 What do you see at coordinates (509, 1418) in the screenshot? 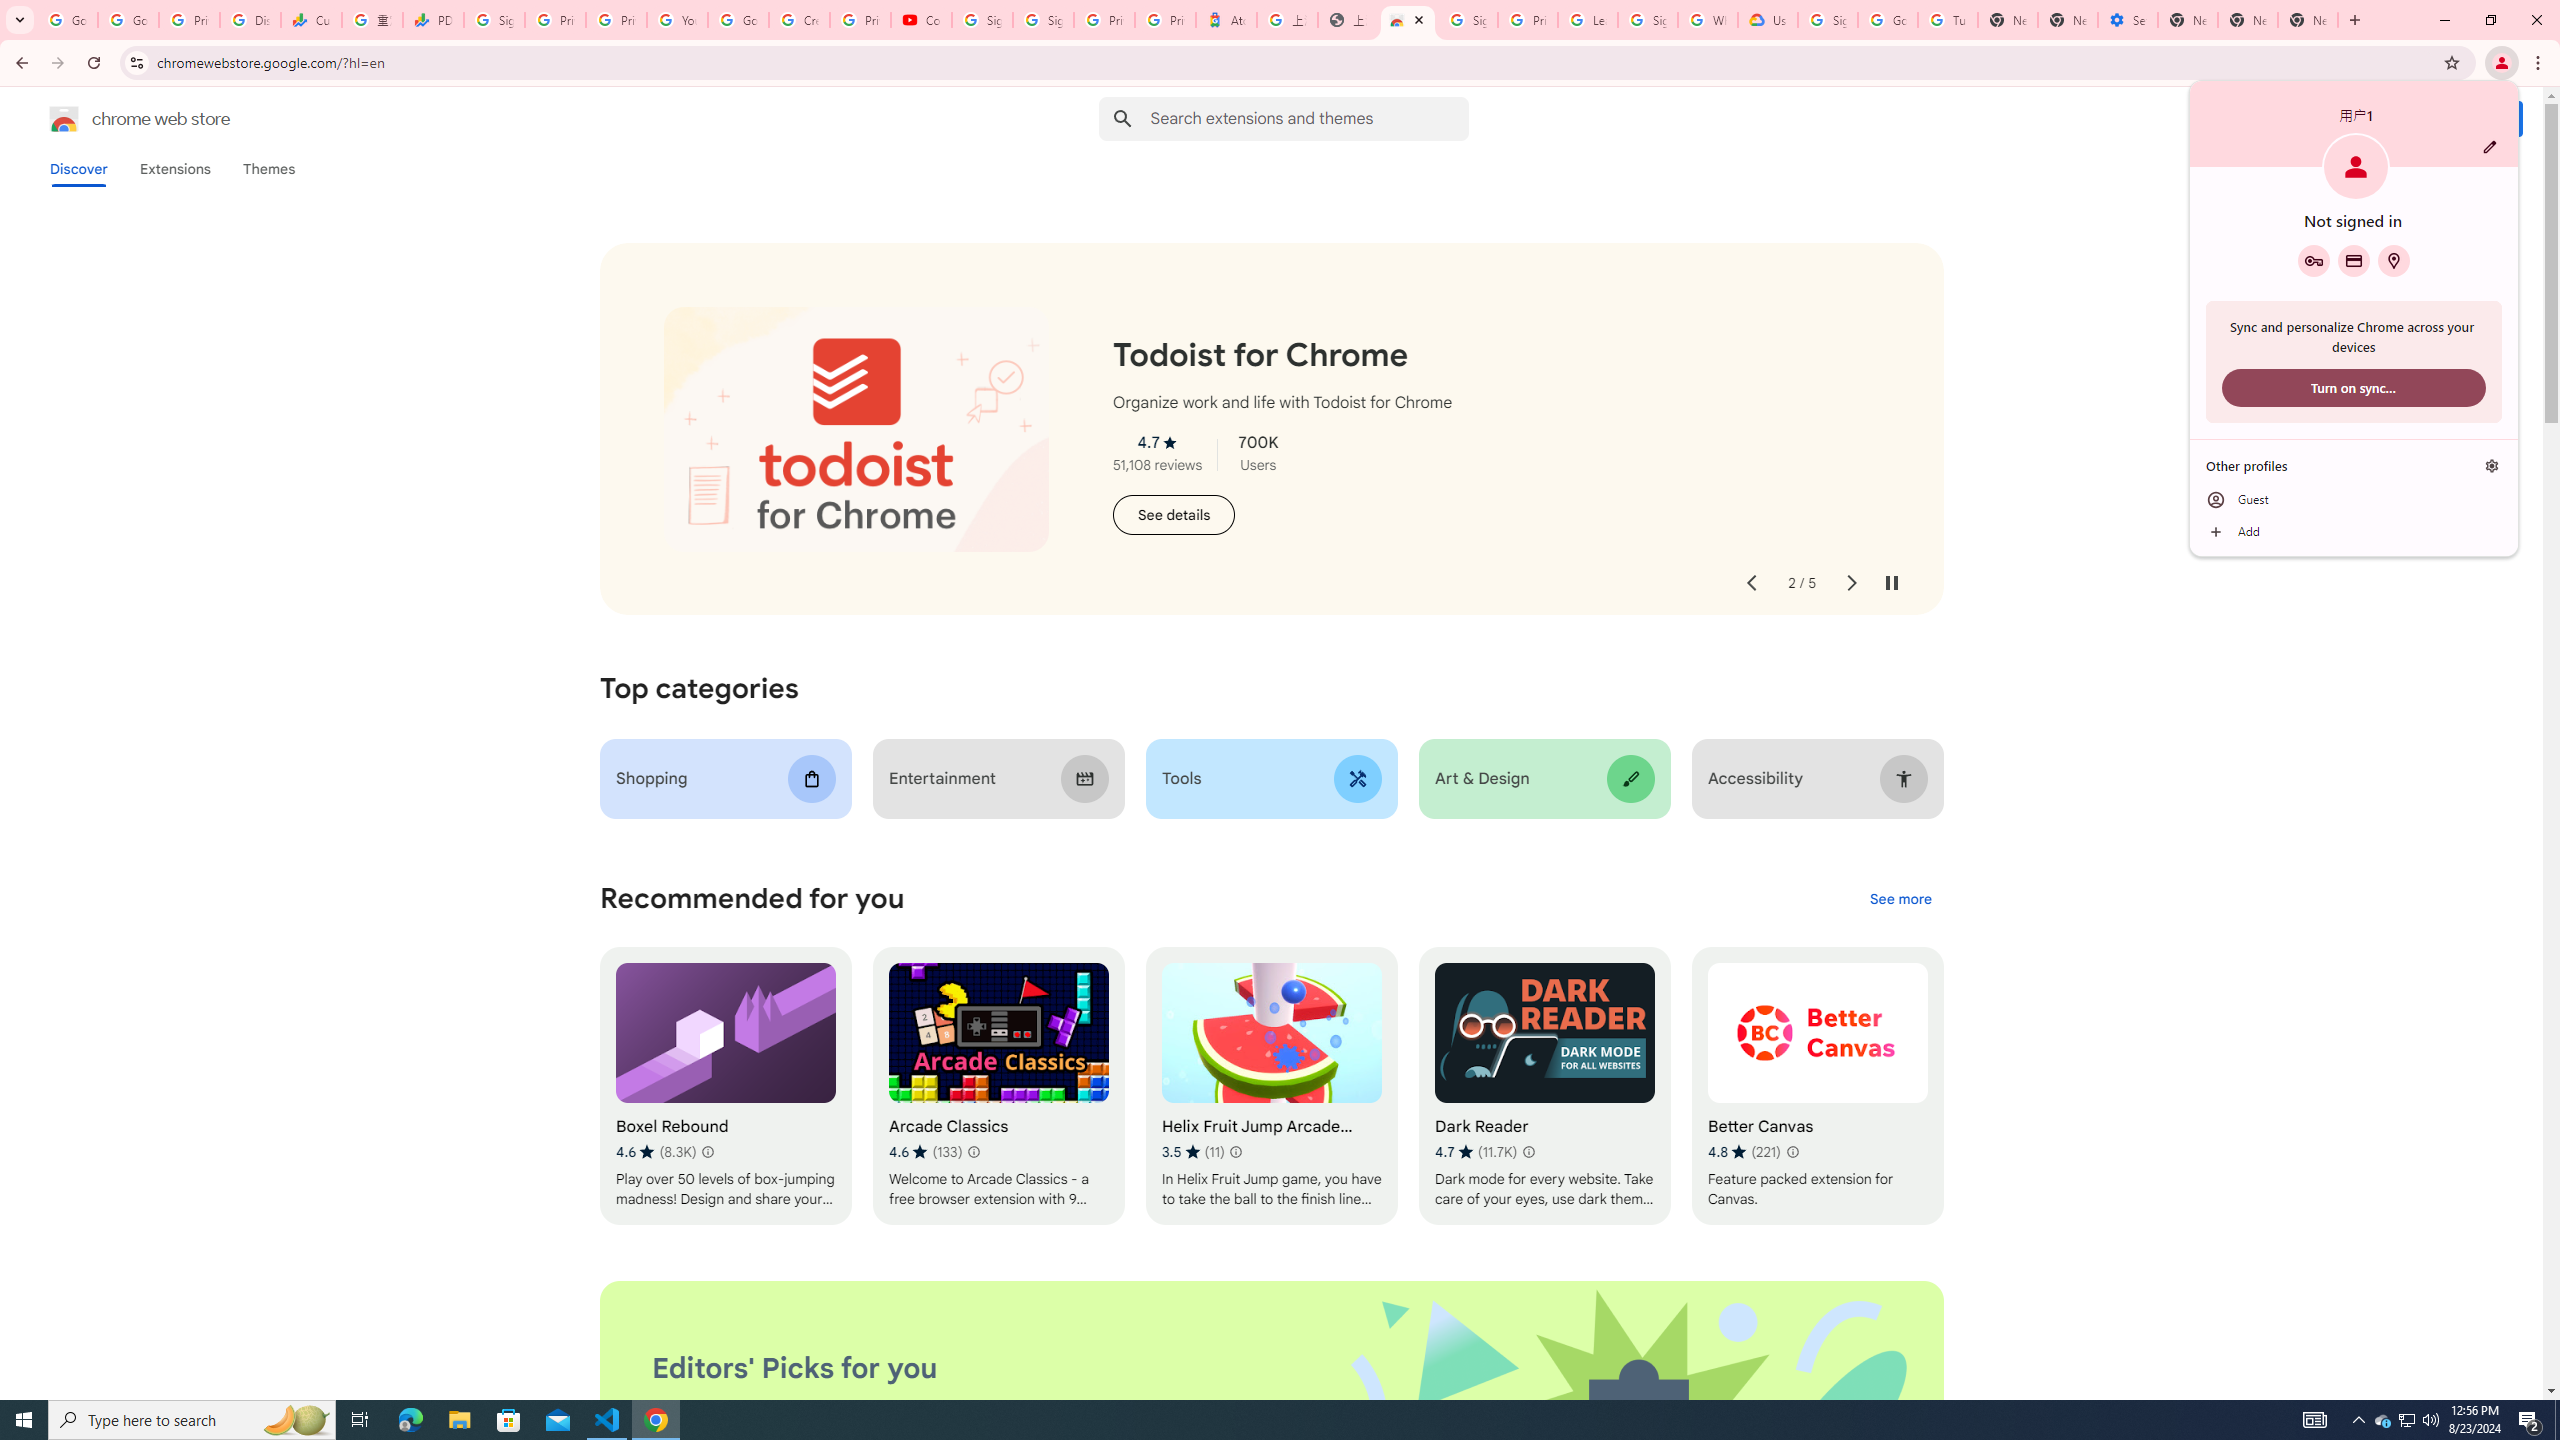
I see `'Microsoft Store'` at bounding box center [509, 1418].